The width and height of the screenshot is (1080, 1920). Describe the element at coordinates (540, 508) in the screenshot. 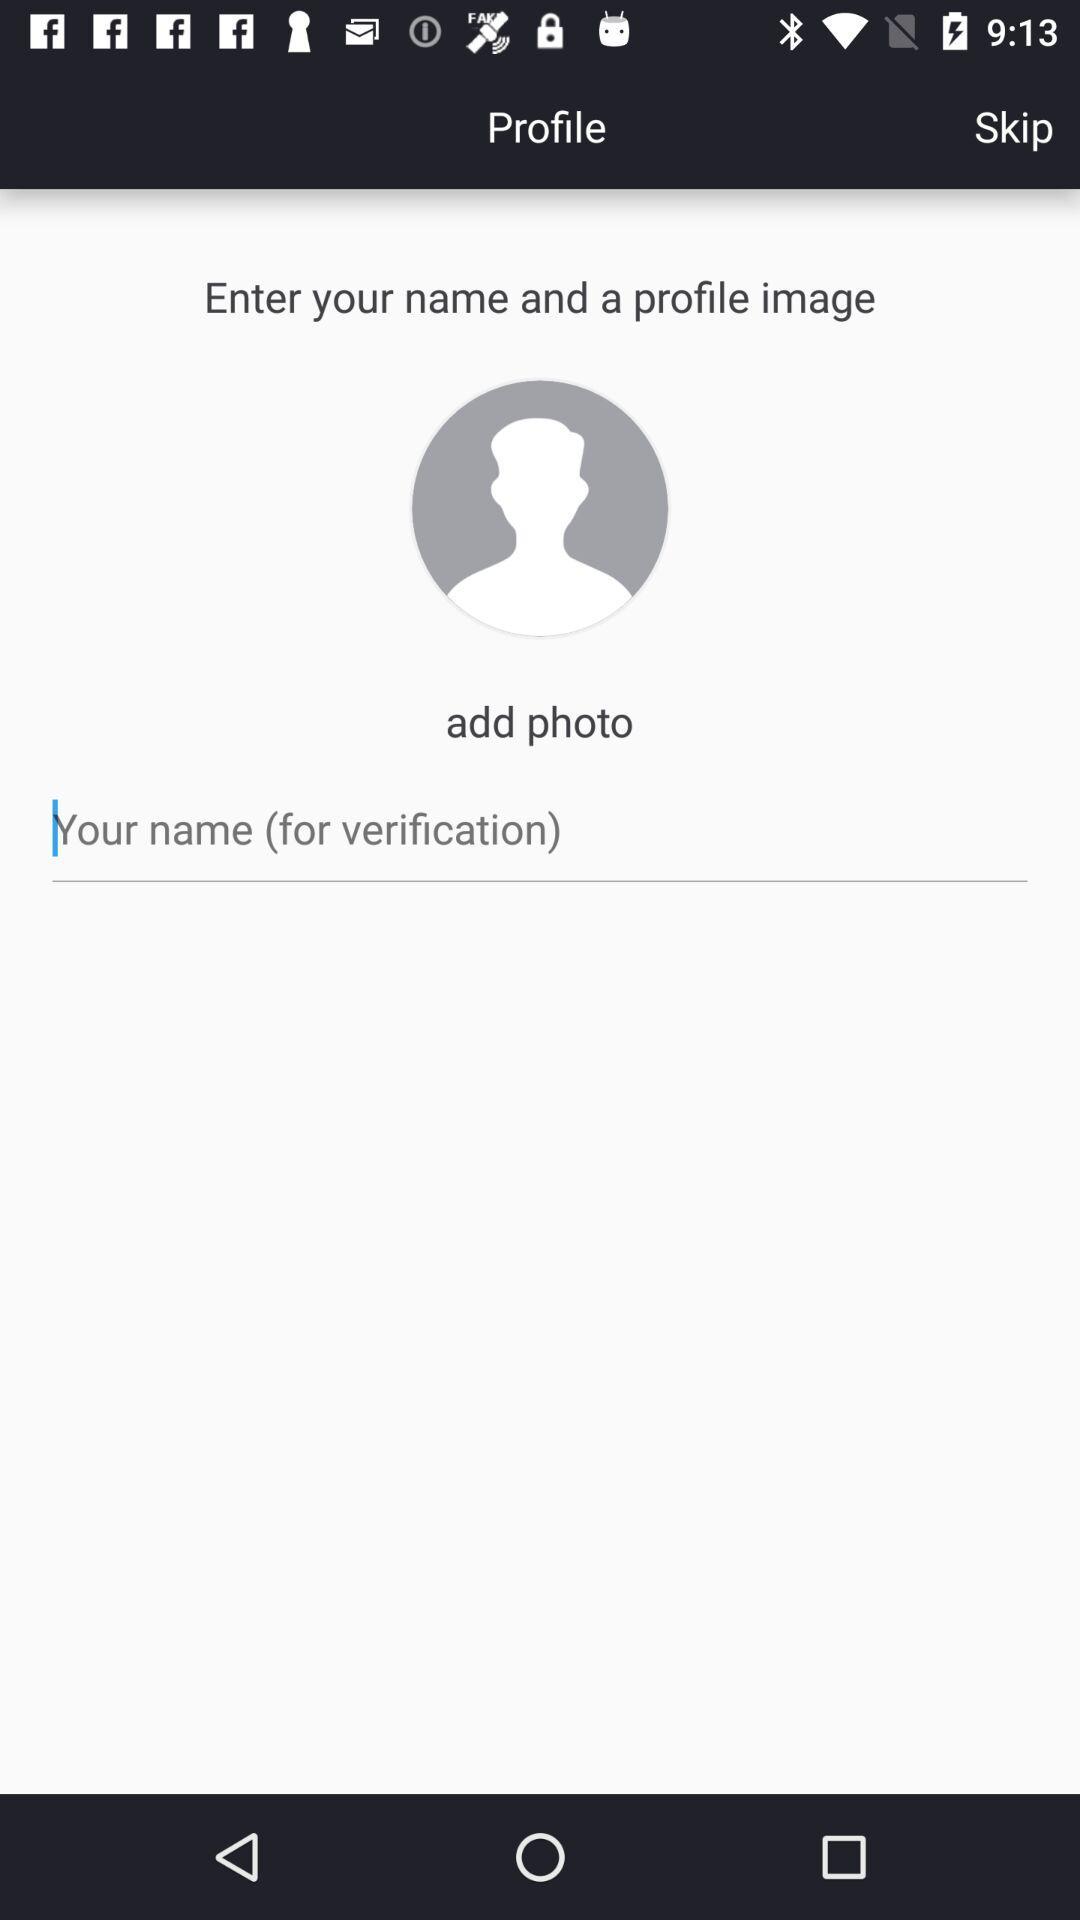

I see `upload photo` at that location.